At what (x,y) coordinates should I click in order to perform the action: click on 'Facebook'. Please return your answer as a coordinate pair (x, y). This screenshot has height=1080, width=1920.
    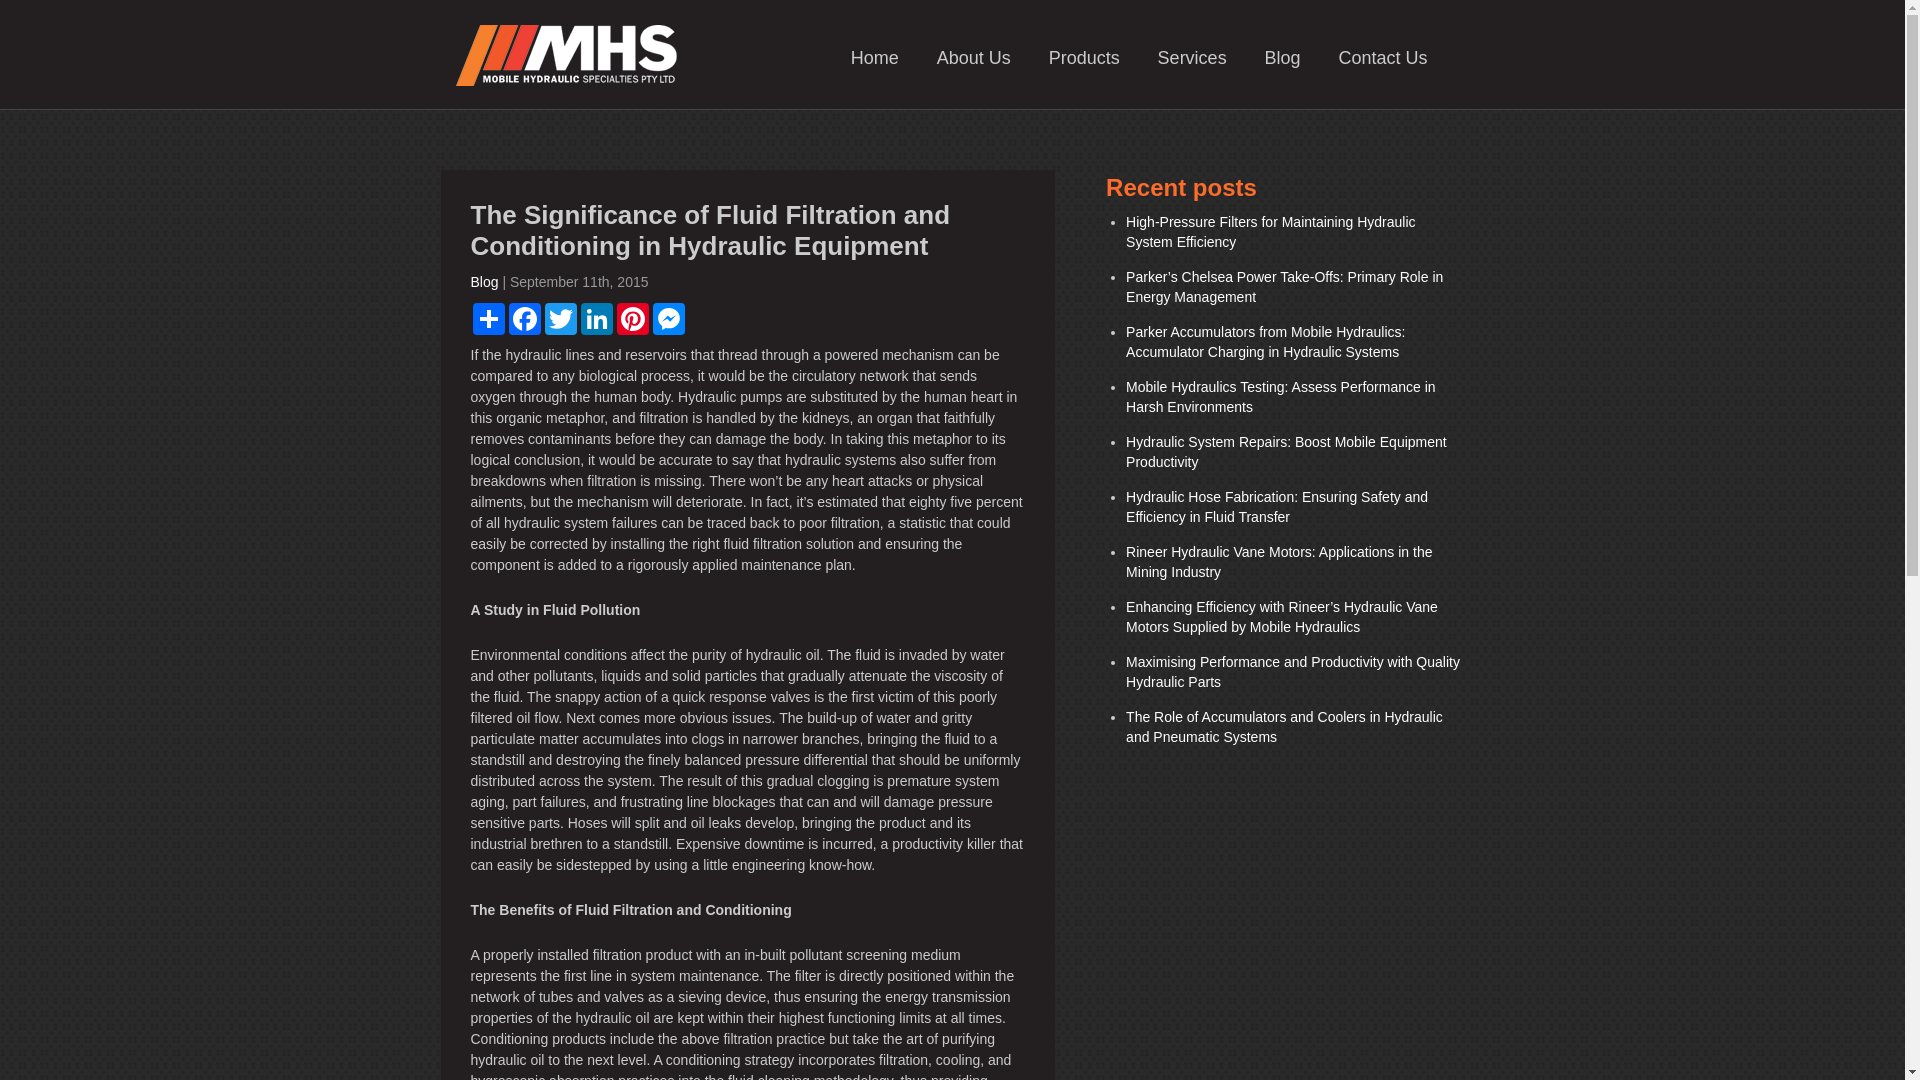
    Looking at the image, I should click on (523, 318).